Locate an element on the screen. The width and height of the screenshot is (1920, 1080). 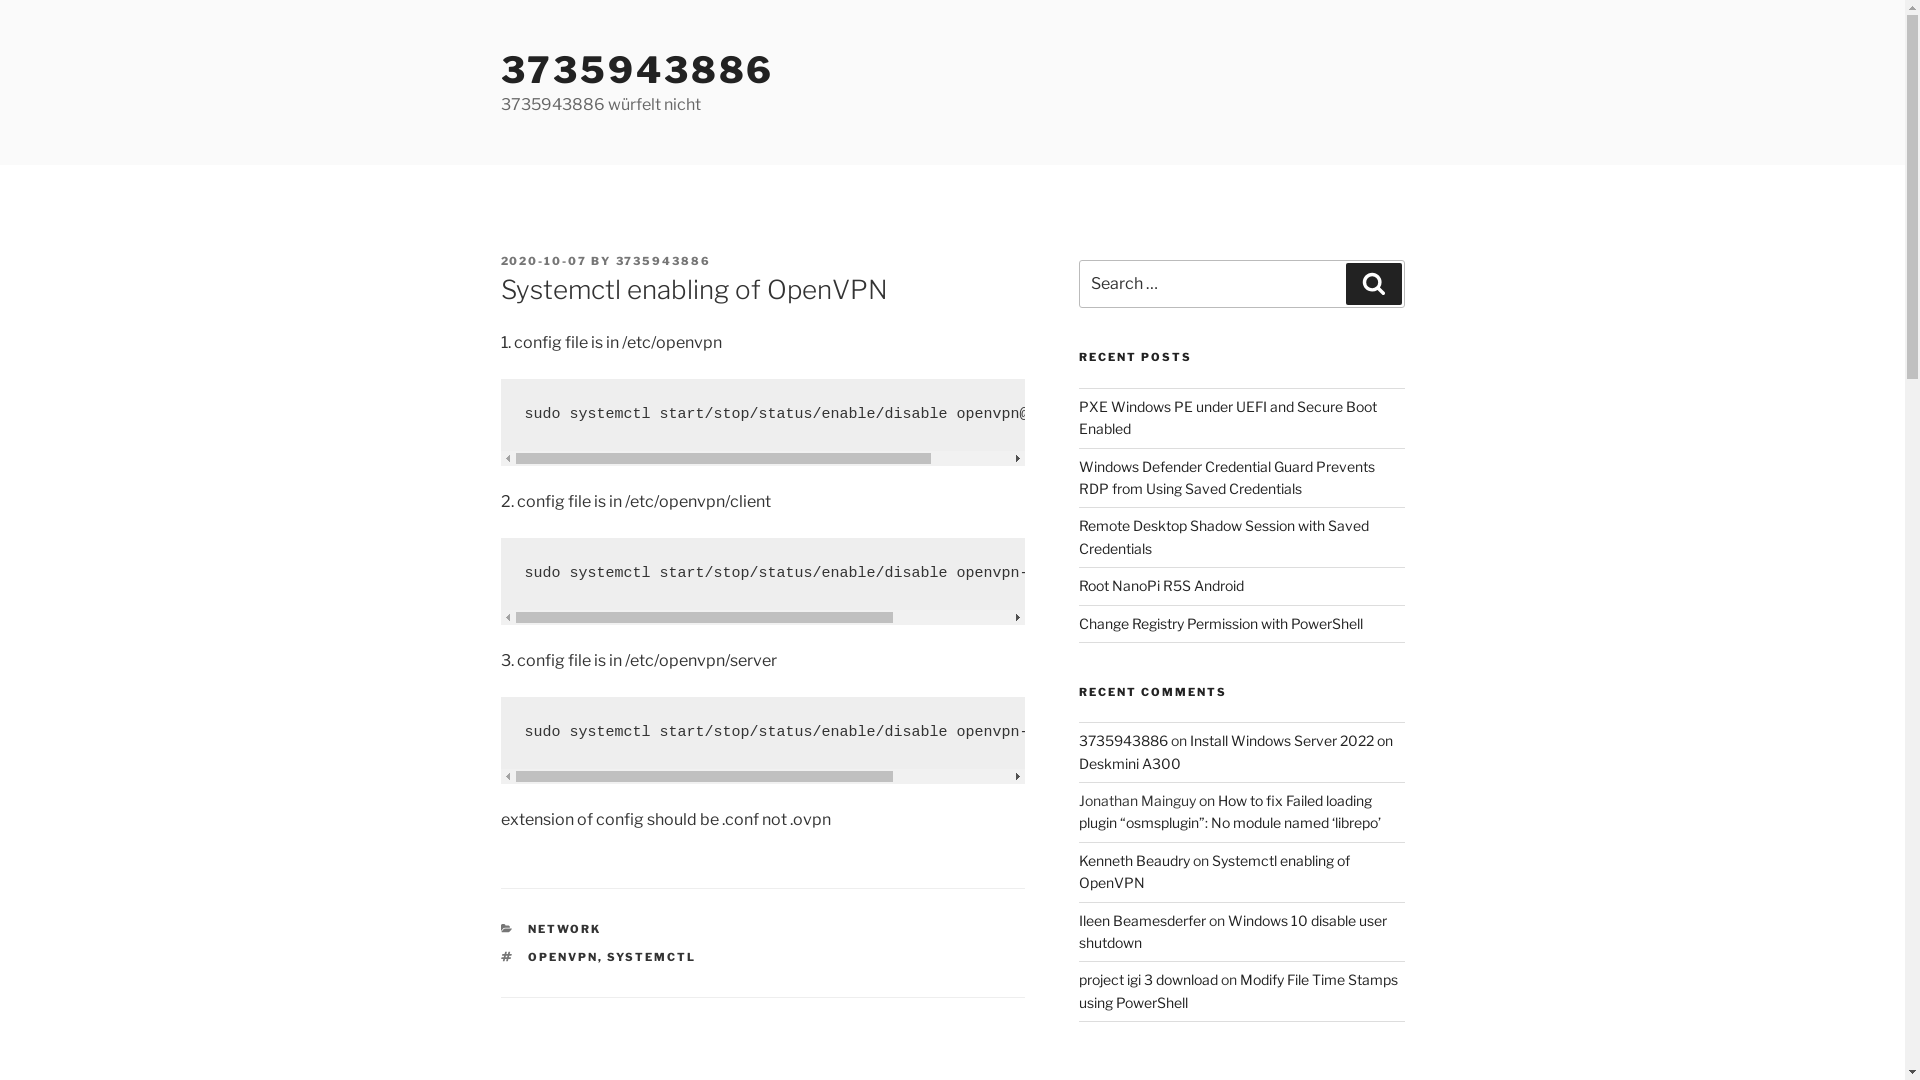
'Ileen Beamesderfer' is located at coordinates (1142, 920).